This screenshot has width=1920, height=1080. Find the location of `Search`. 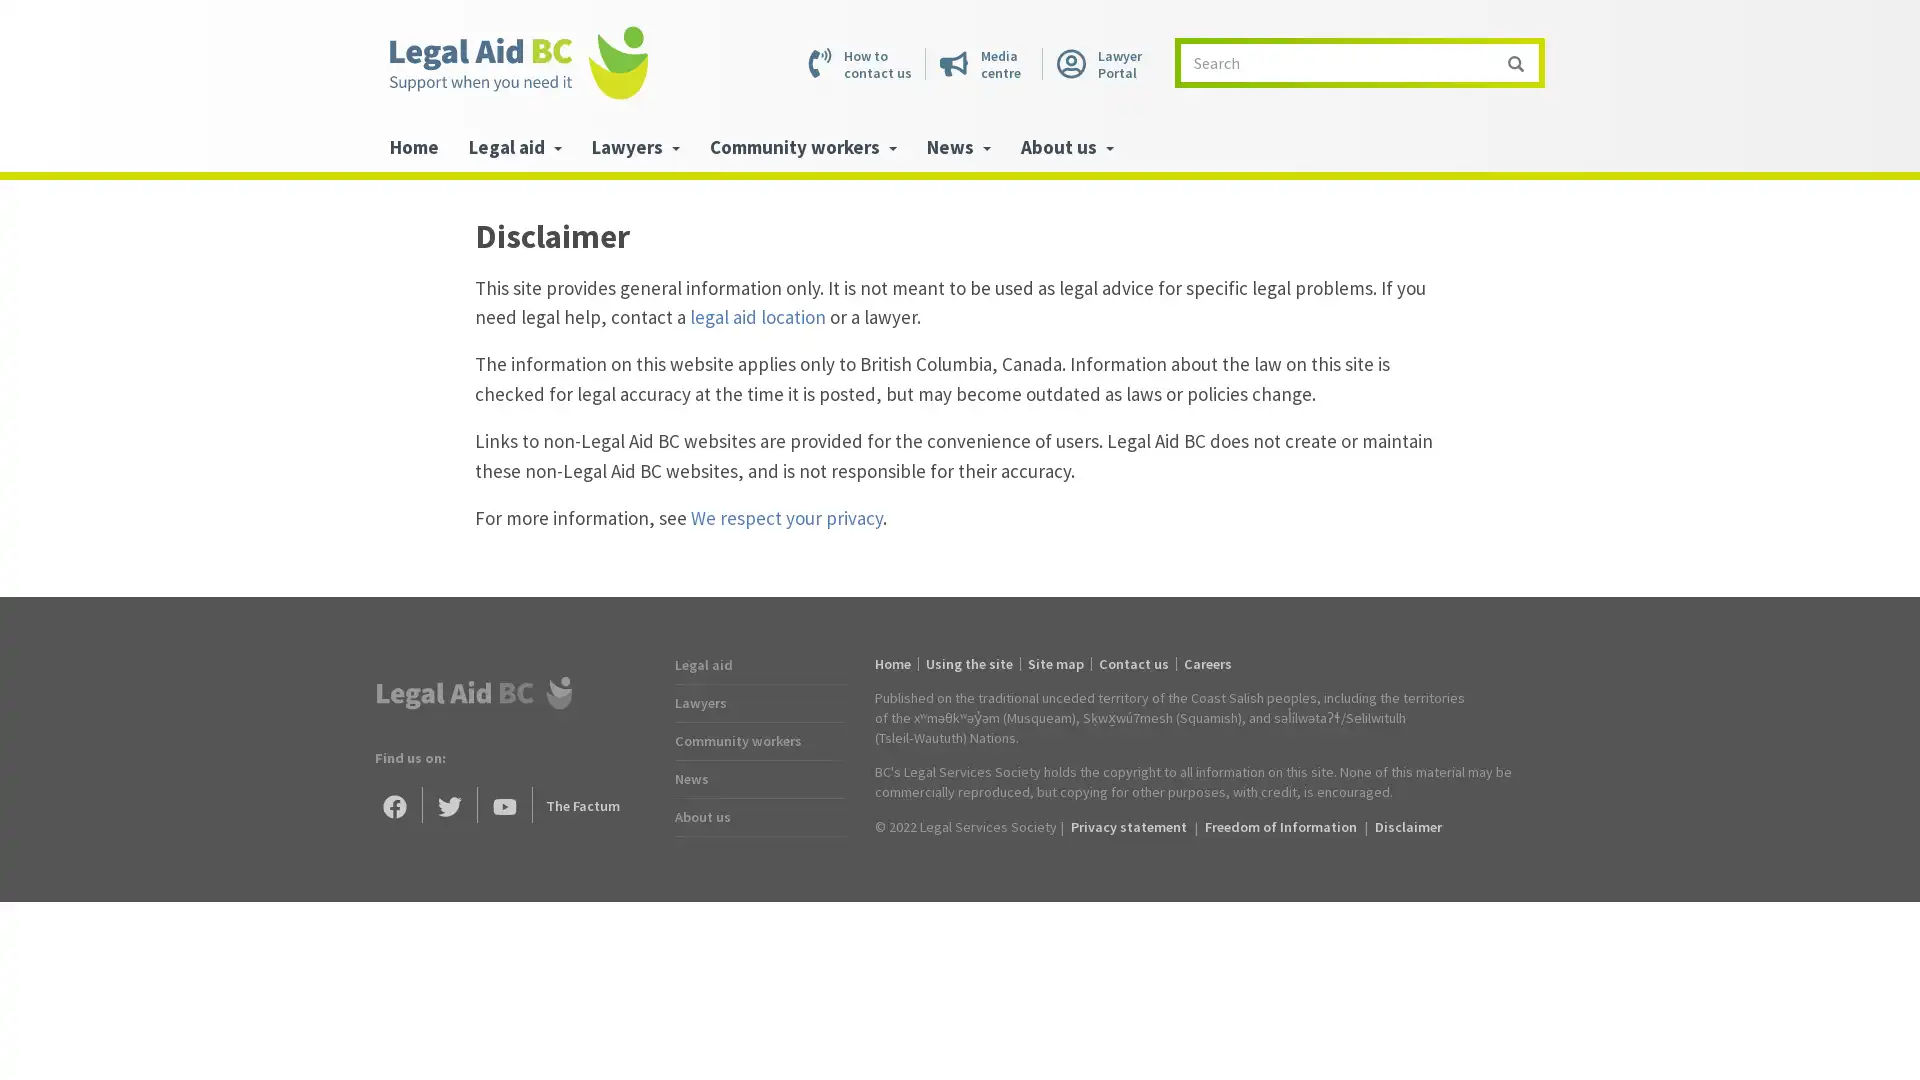

Search is located at coordinates (1515, 61).